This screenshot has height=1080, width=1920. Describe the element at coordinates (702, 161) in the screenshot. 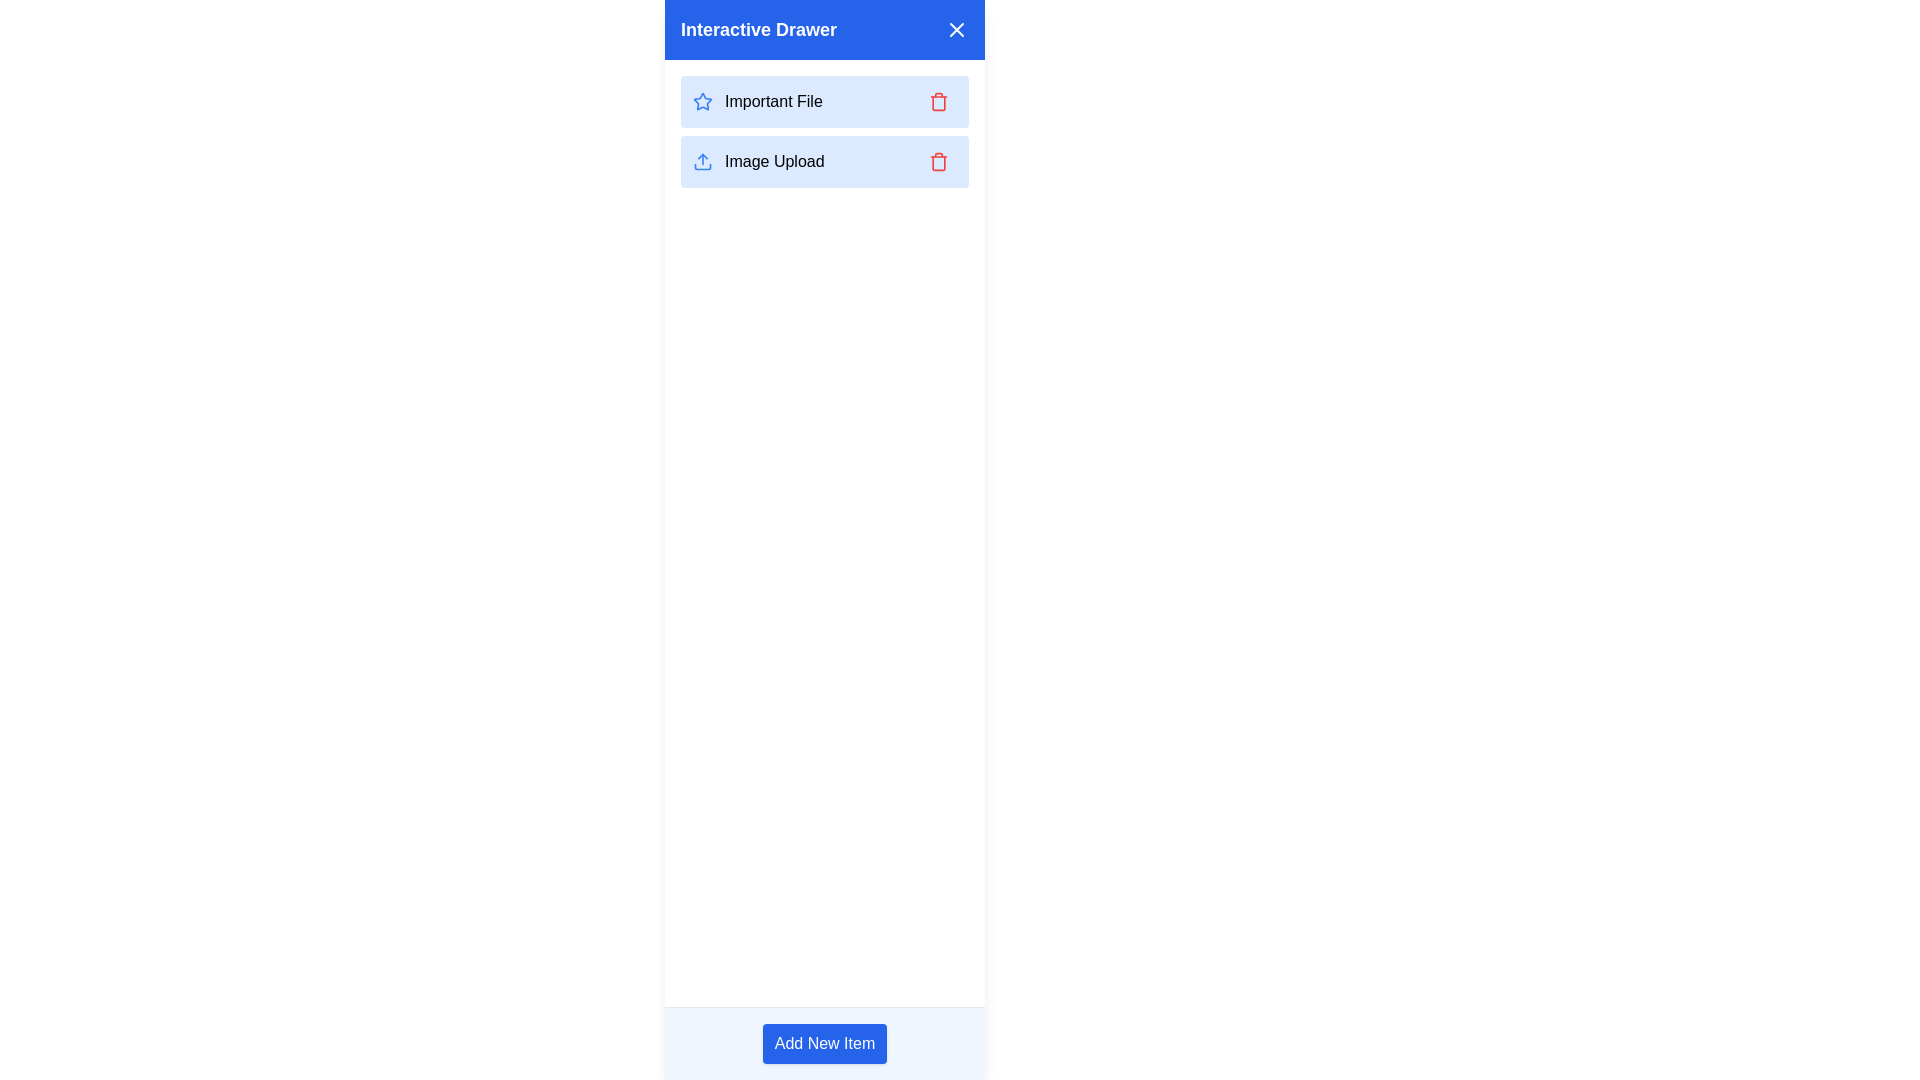

I see `the blue upload icon, which features an upward arrow above a rectangular base, located at the beginning of a horizontal layout that includes the text 'Image Upload'` at that location.